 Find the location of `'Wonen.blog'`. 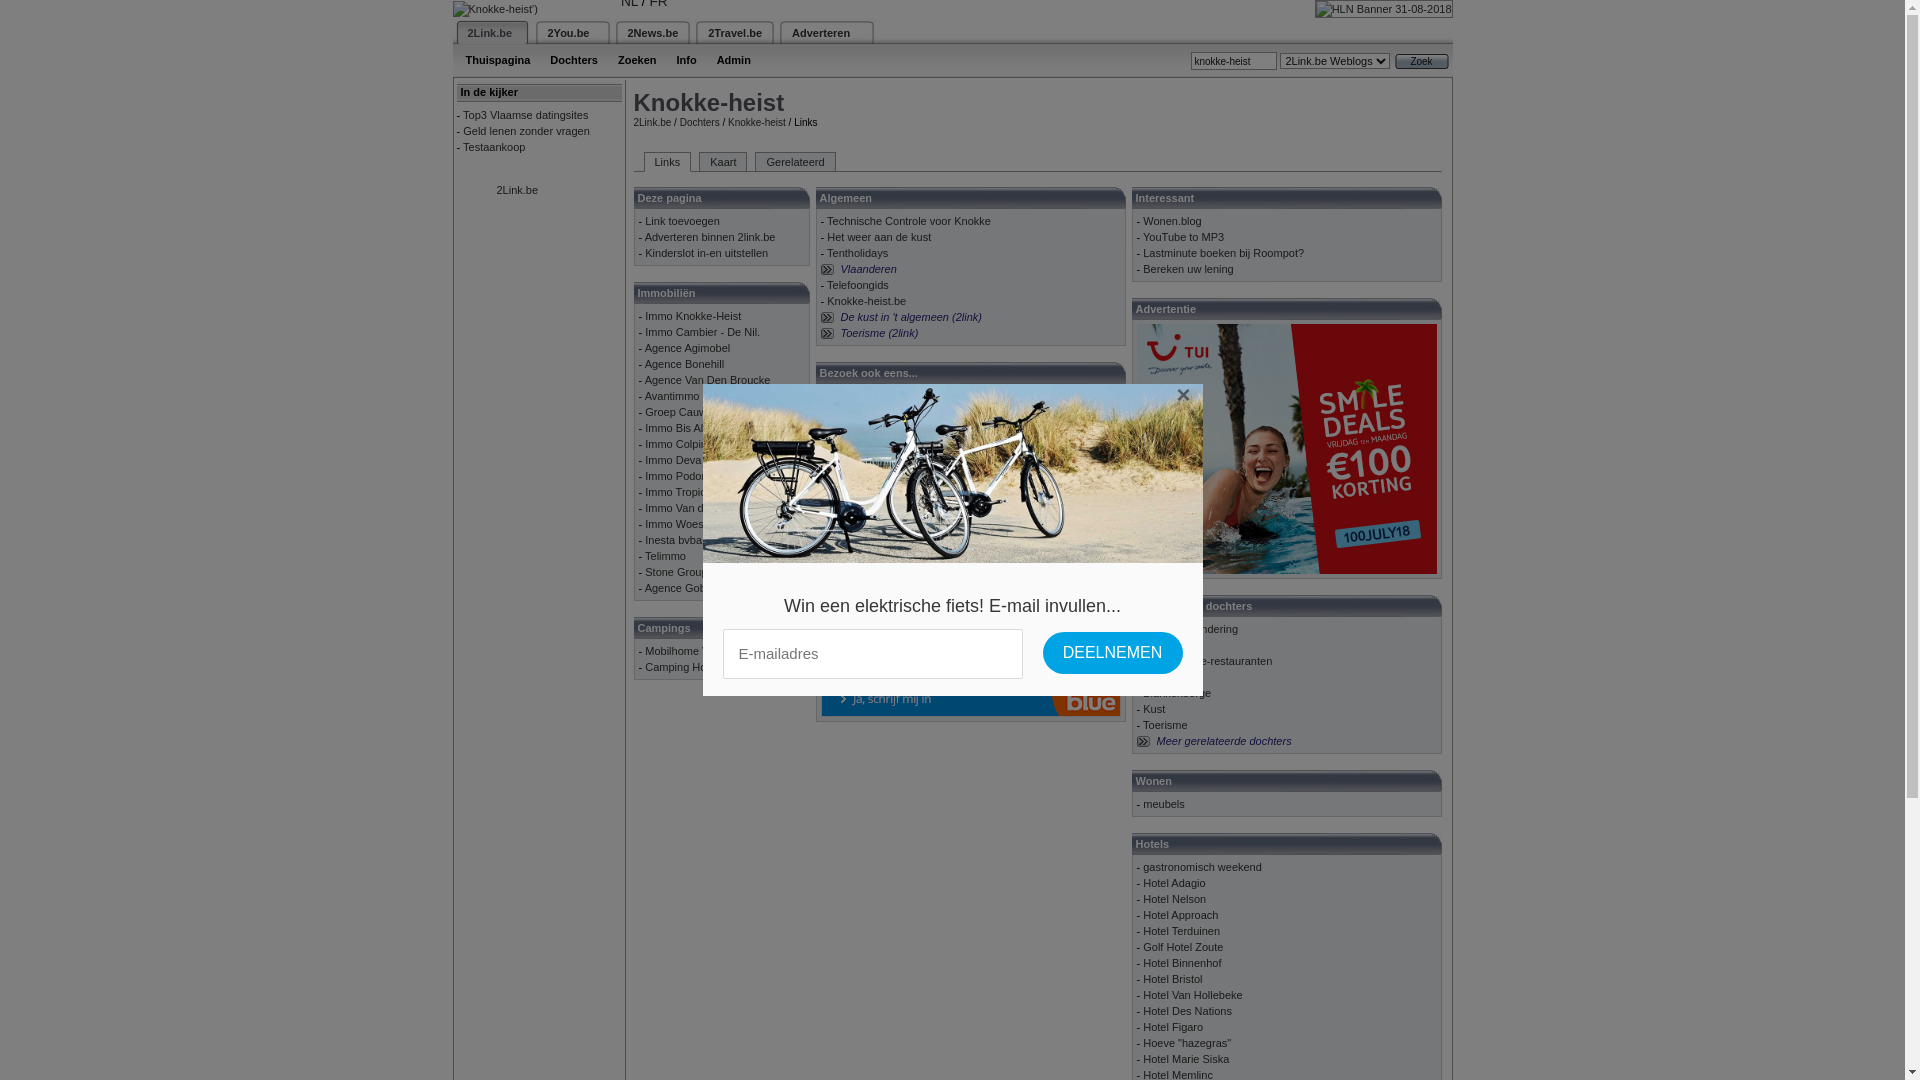

'Wonen.blog' is located at coordinates (1172, 220).